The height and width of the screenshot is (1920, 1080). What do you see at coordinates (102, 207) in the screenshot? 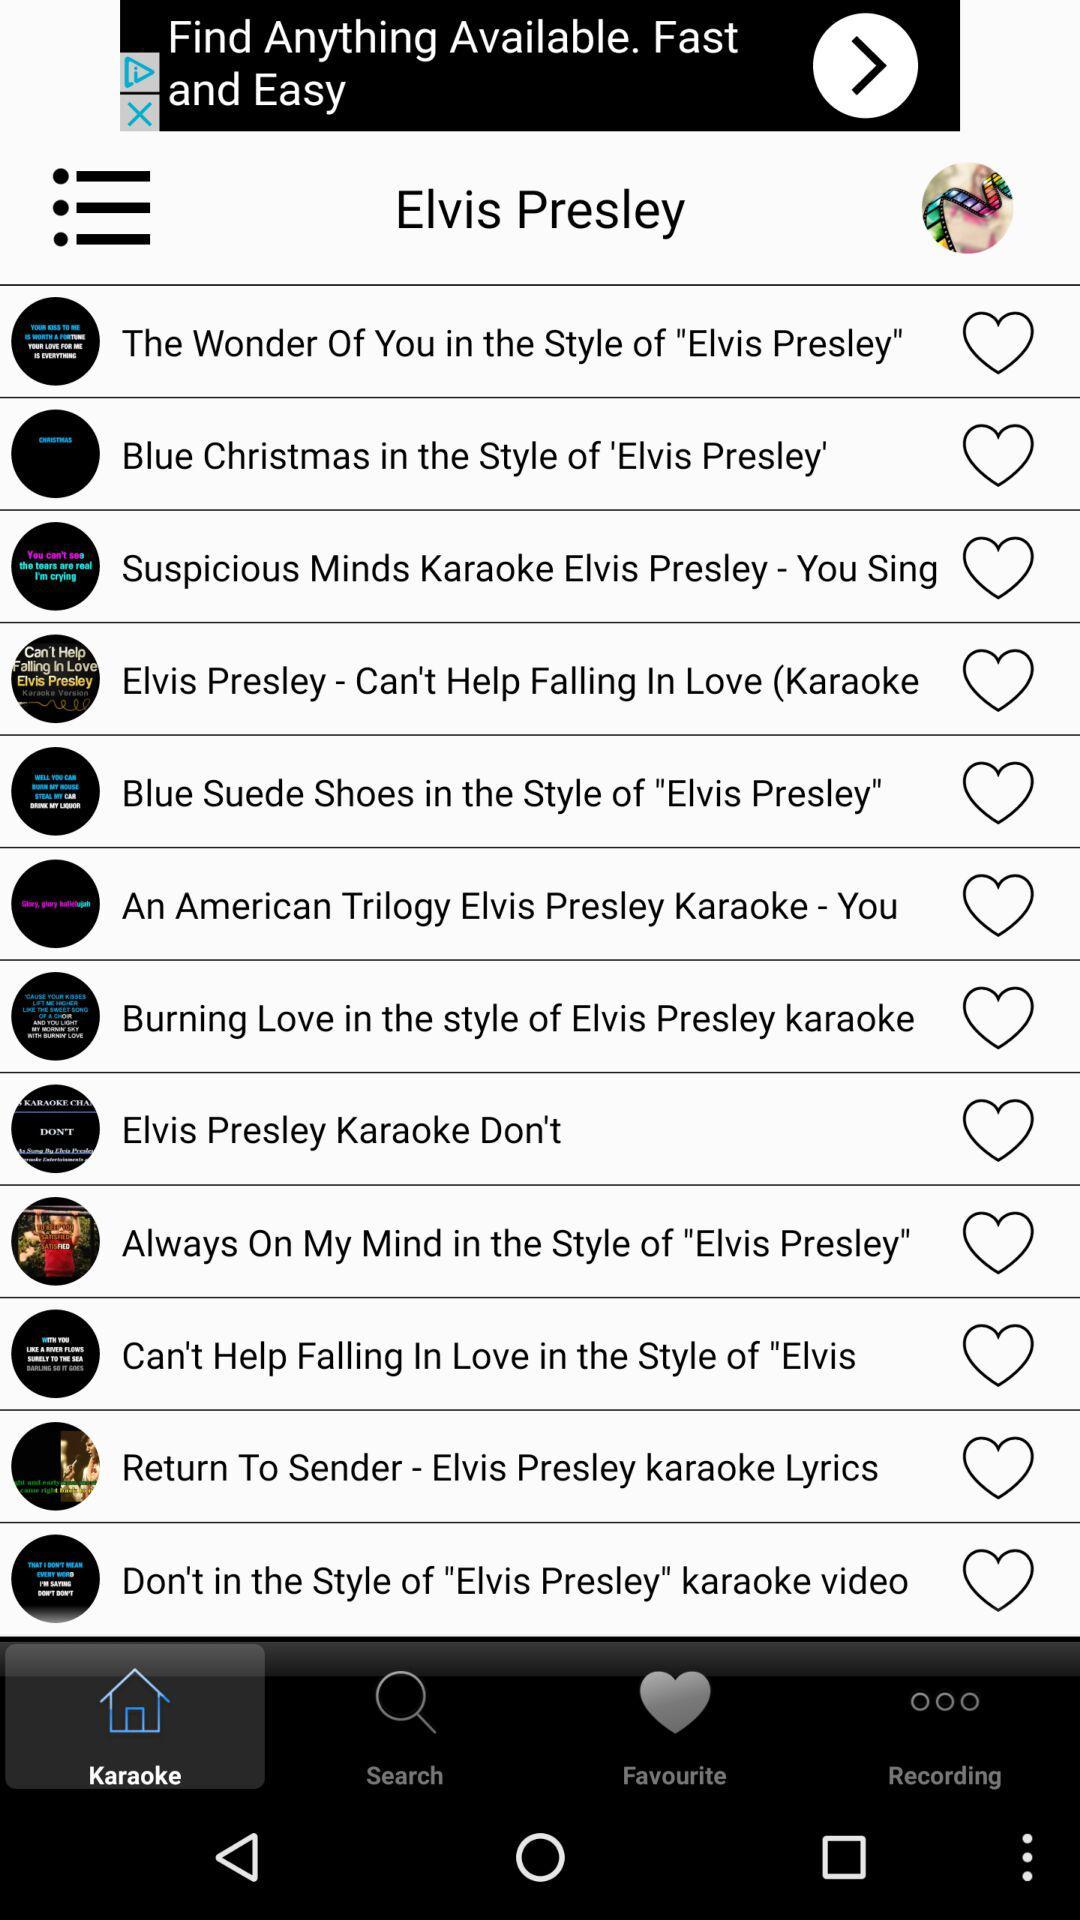
I see `open options menu` at bounding box center [102, 207].